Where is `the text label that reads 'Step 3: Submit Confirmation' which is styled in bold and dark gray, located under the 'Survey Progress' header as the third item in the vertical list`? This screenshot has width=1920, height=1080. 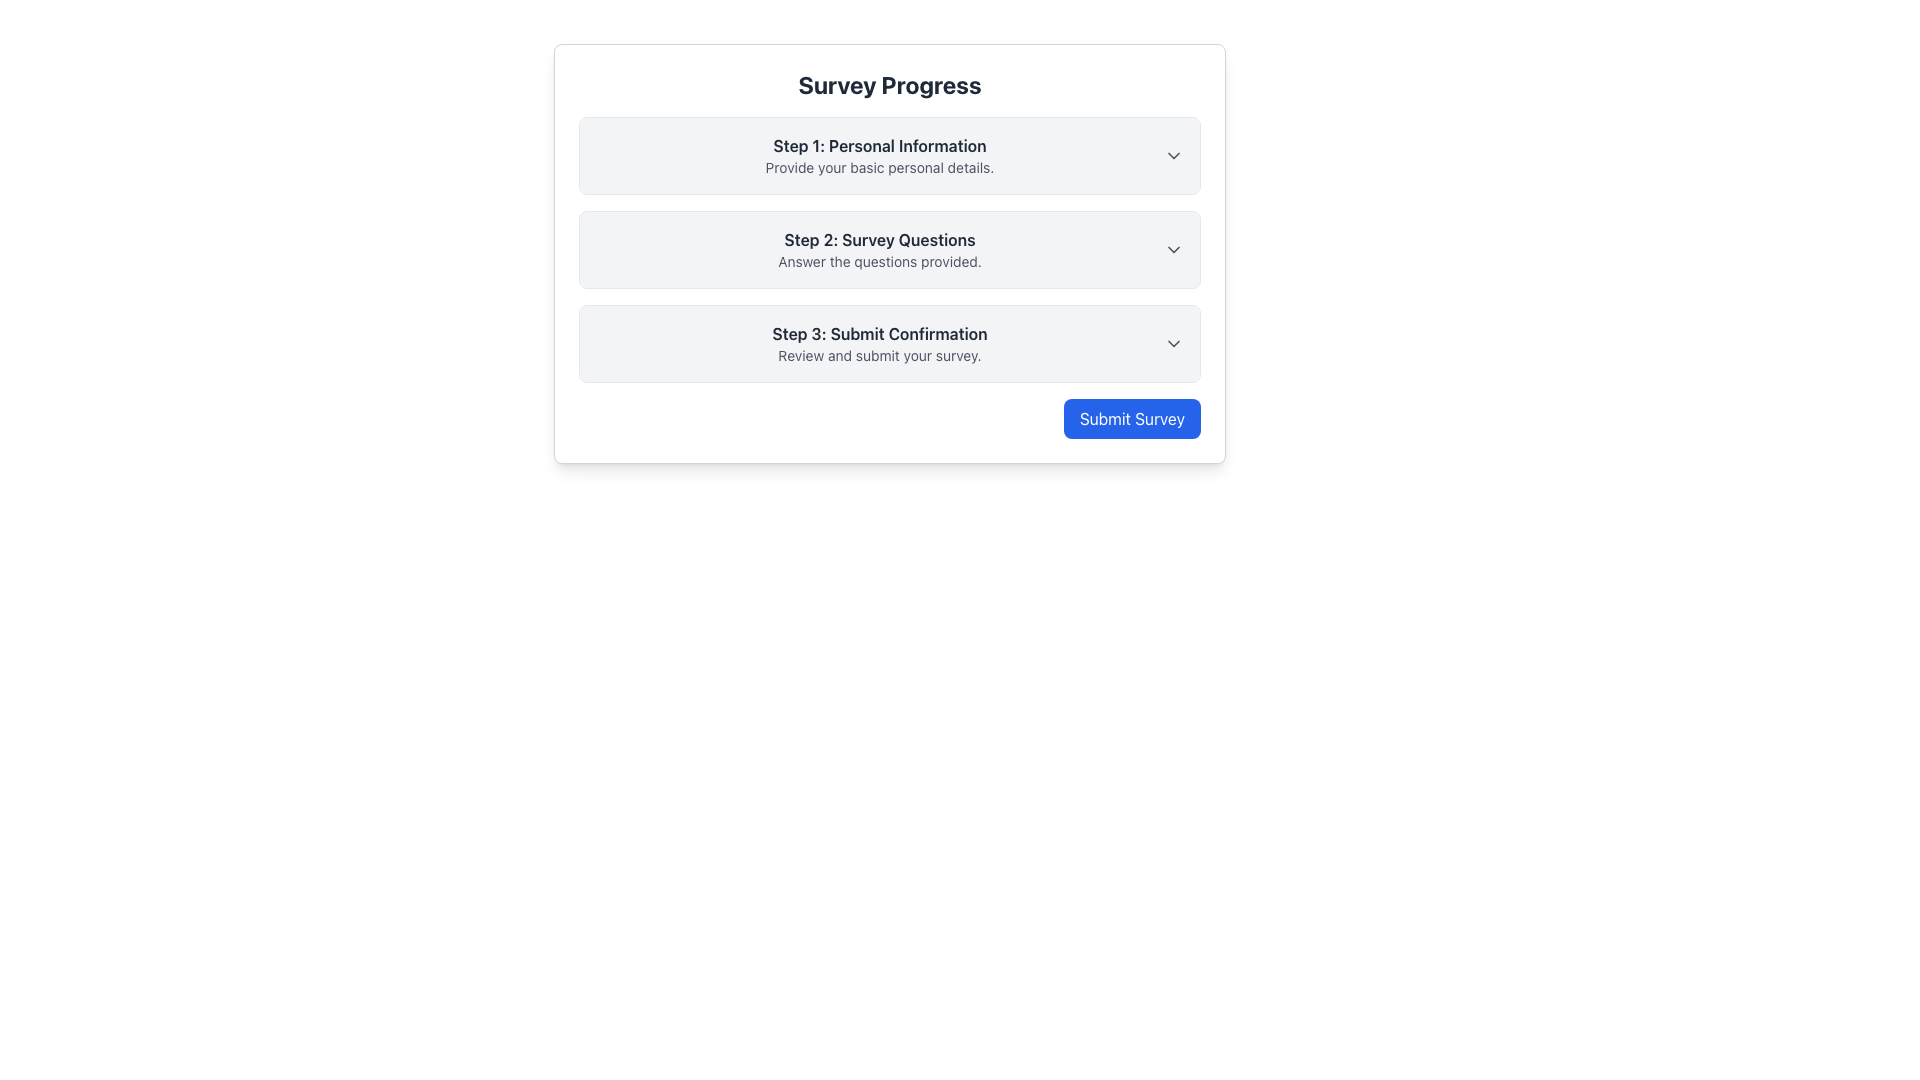 the text label that reads 'Step 3: Submit Confirmation' which is styled in bold and dark gray, located under the 'Survey Progress' header as the third item in the vertical list is located at coordinates (879, 342).